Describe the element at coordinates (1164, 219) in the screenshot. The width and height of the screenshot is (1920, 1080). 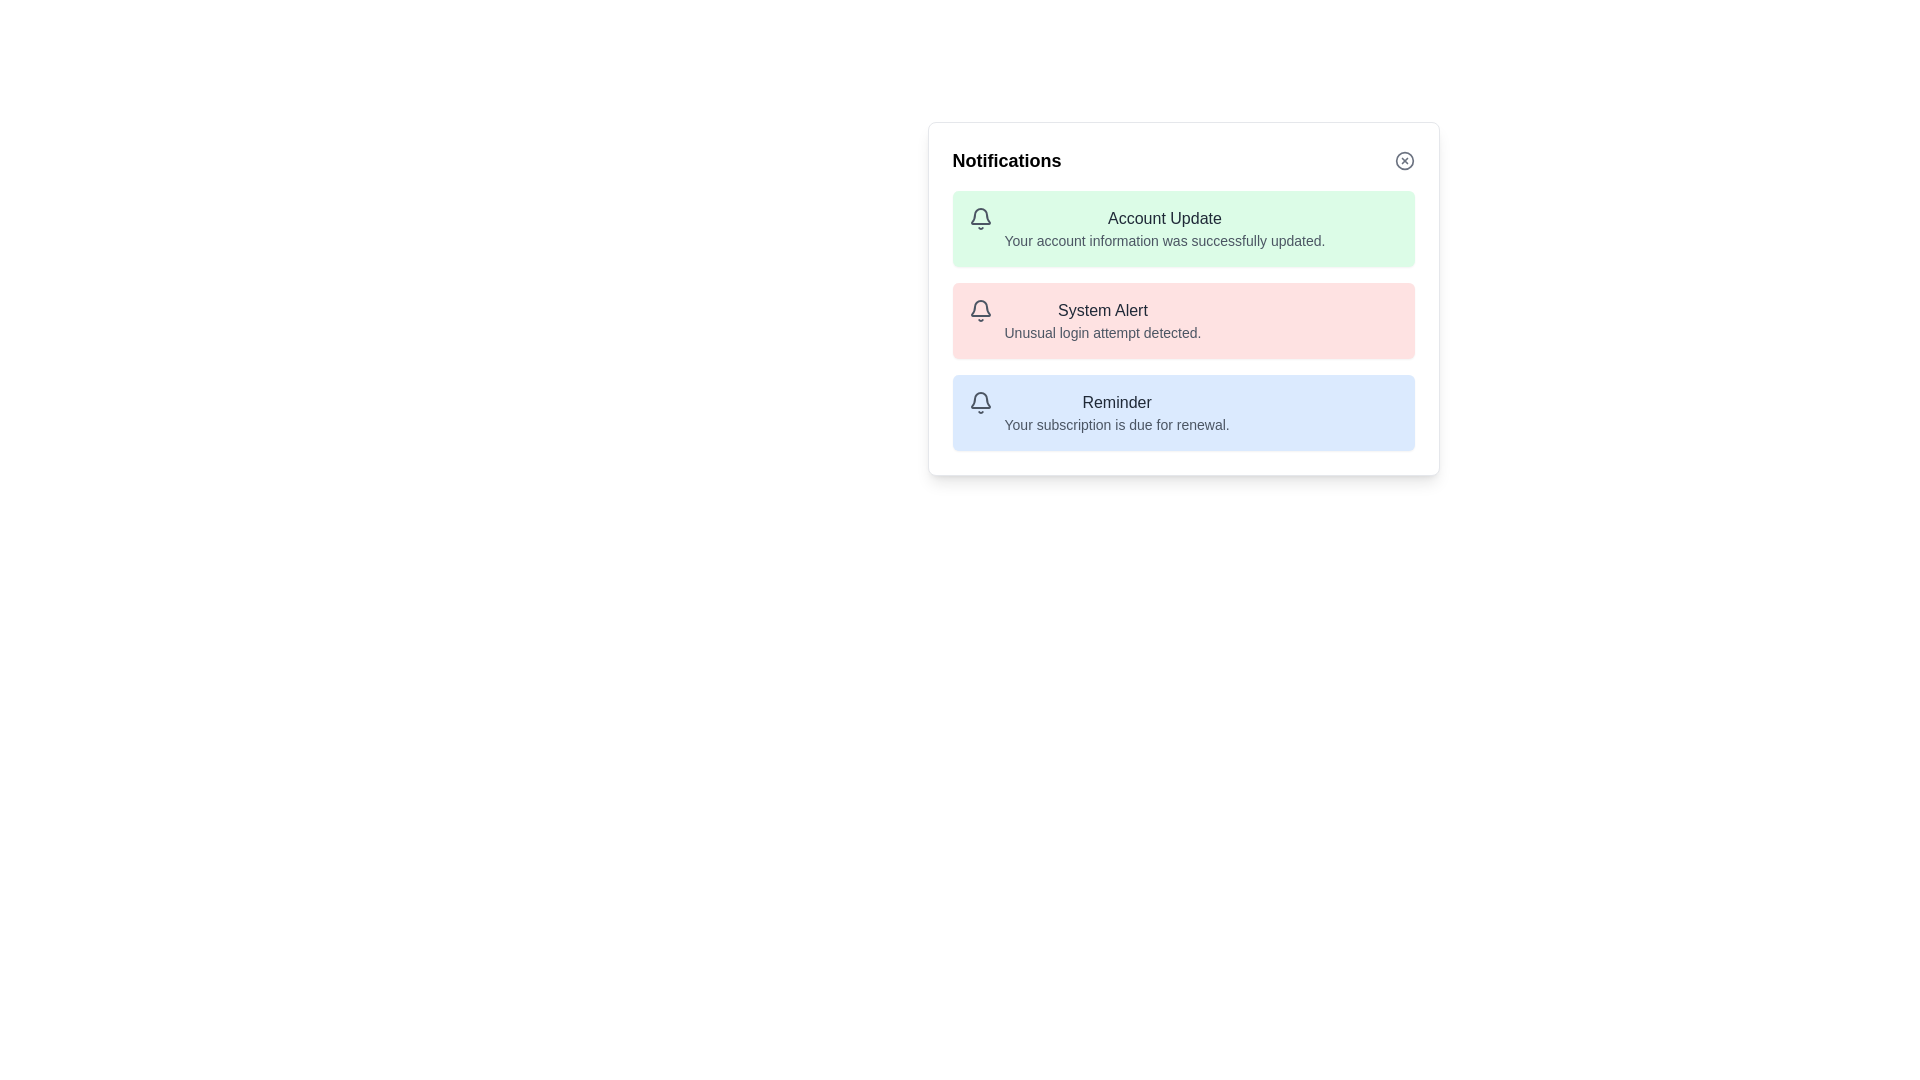
I see `the static text label that reads 'Account Update', which is styled with a medium font weight on a green background in the notification list` at that location.